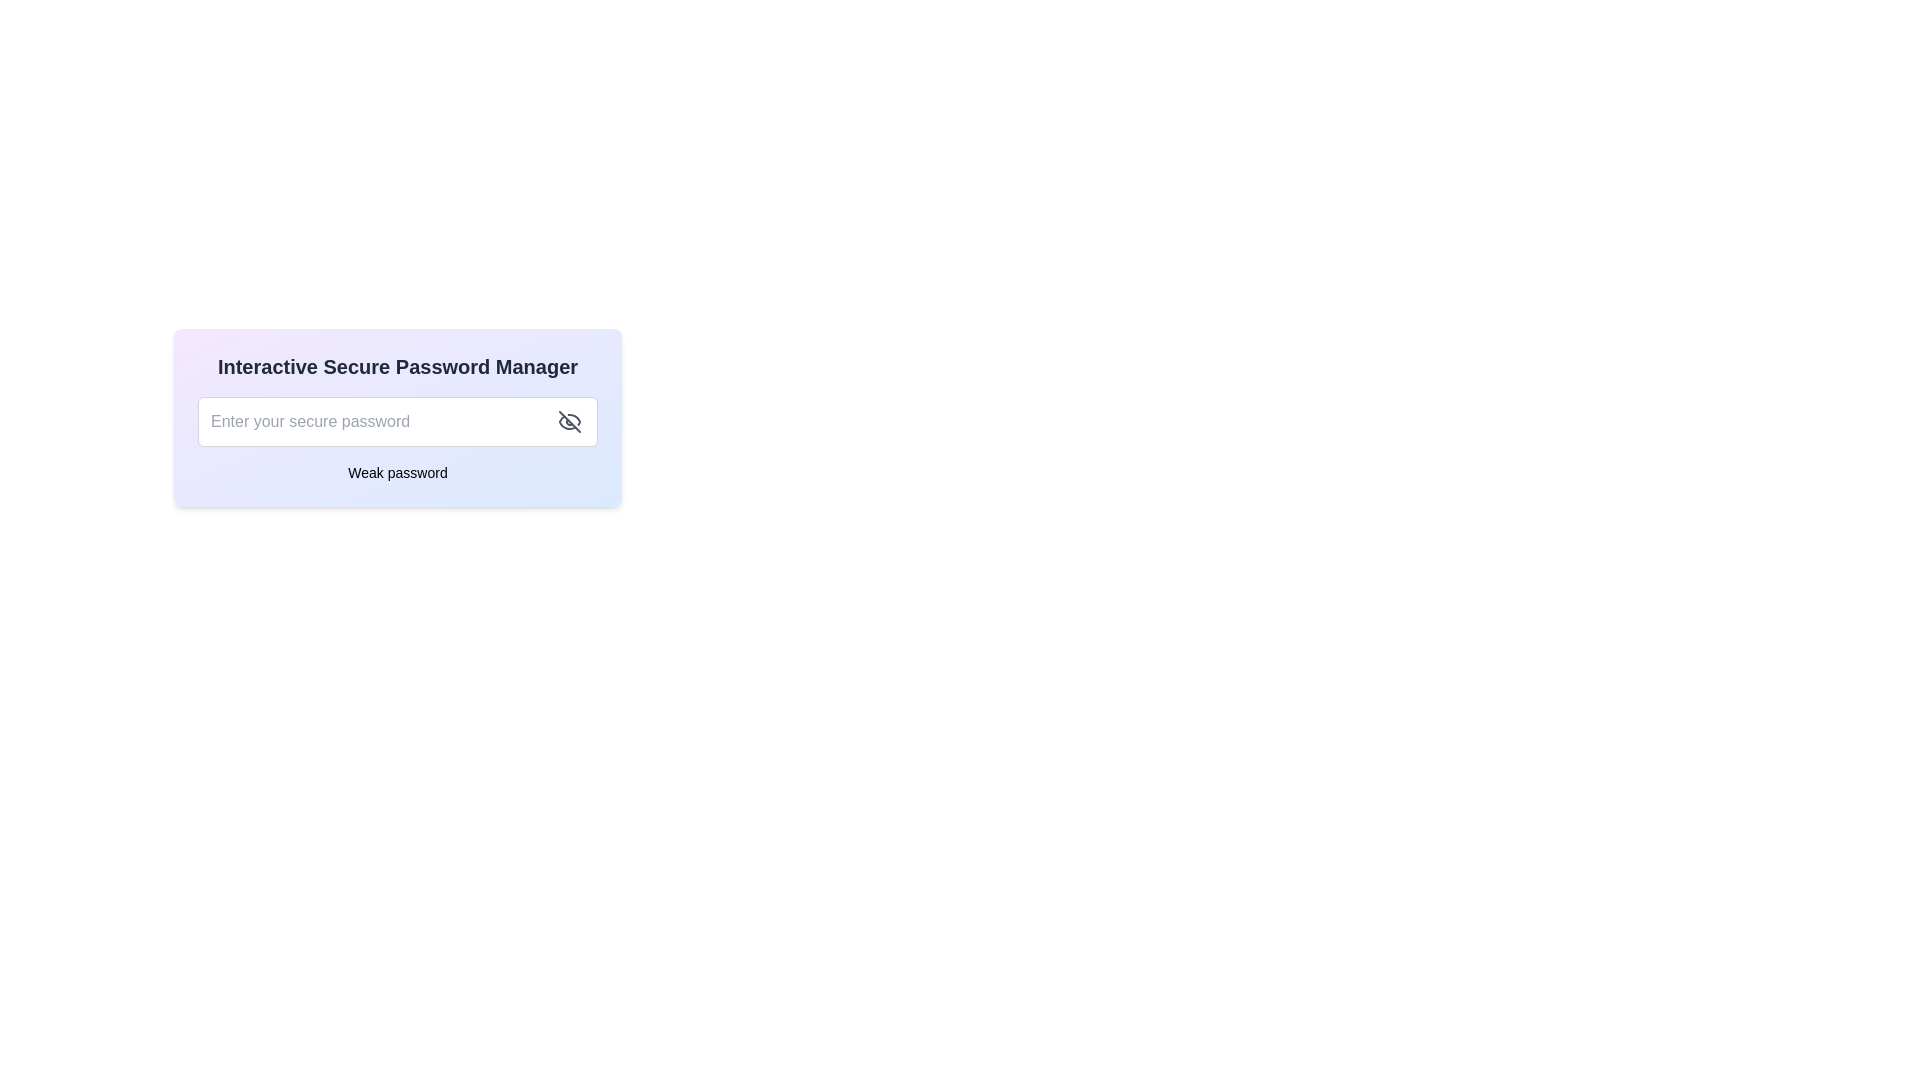 This screenshot has height=1080, width=1920. Describe the element at coordinates (569, 420) in the screenshot. I see `the eye with a slash icon button` at that location.